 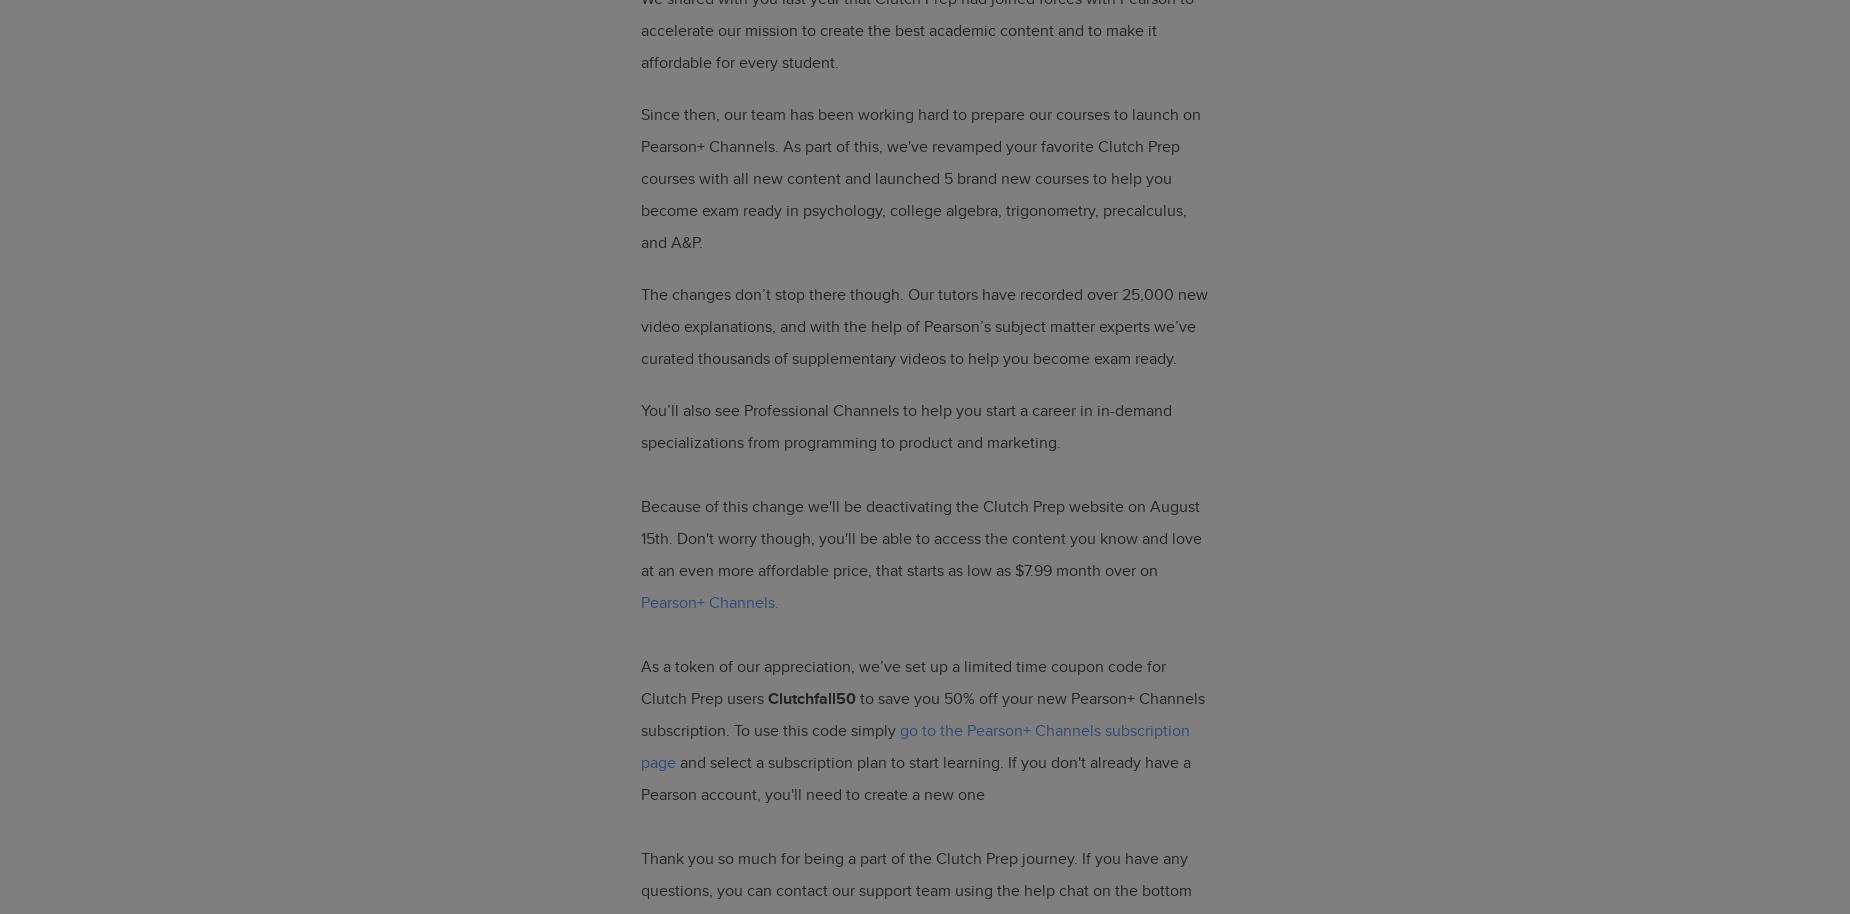 I want to click on 'Since then, our team has been working hard to prepare our courses to launch on Pearson+ Channels. As part of this, we've revamped your favorite Clutch Prep courses with all new content and launched 5 brand new courses to help you become exam ready in psychology, college algebra, trigonometry, precalculus, and A&P.', so click(x=641, y=177).